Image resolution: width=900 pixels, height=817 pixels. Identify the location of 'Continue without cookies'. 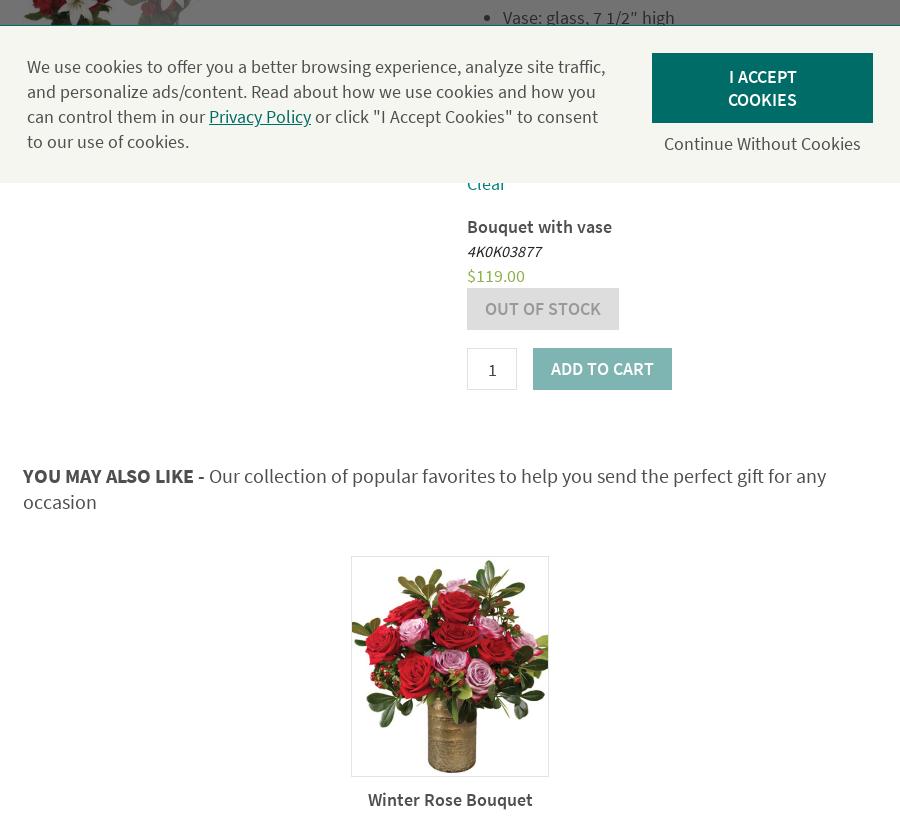
(761, 142).